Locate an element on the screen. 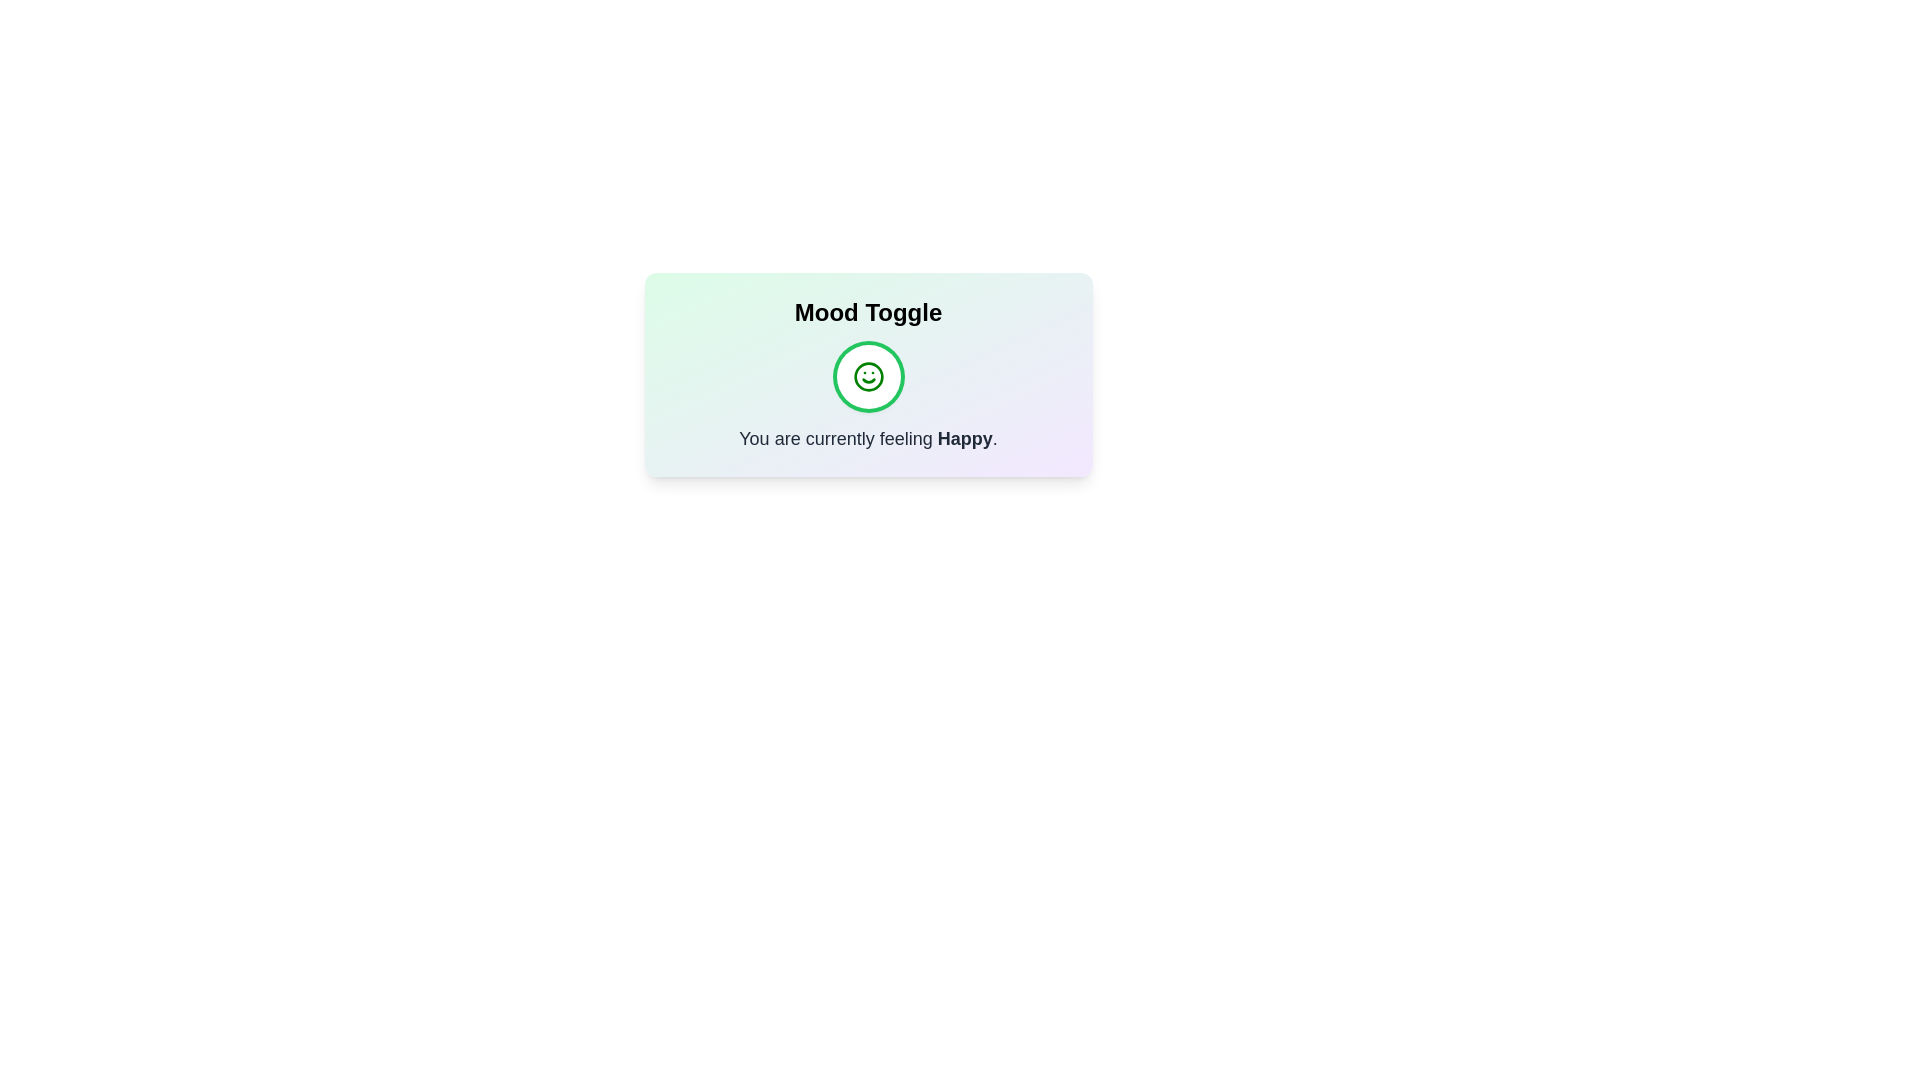 The image size is (1920, 1080). the toggle button to switch mood is located at coordinates (868, 377).